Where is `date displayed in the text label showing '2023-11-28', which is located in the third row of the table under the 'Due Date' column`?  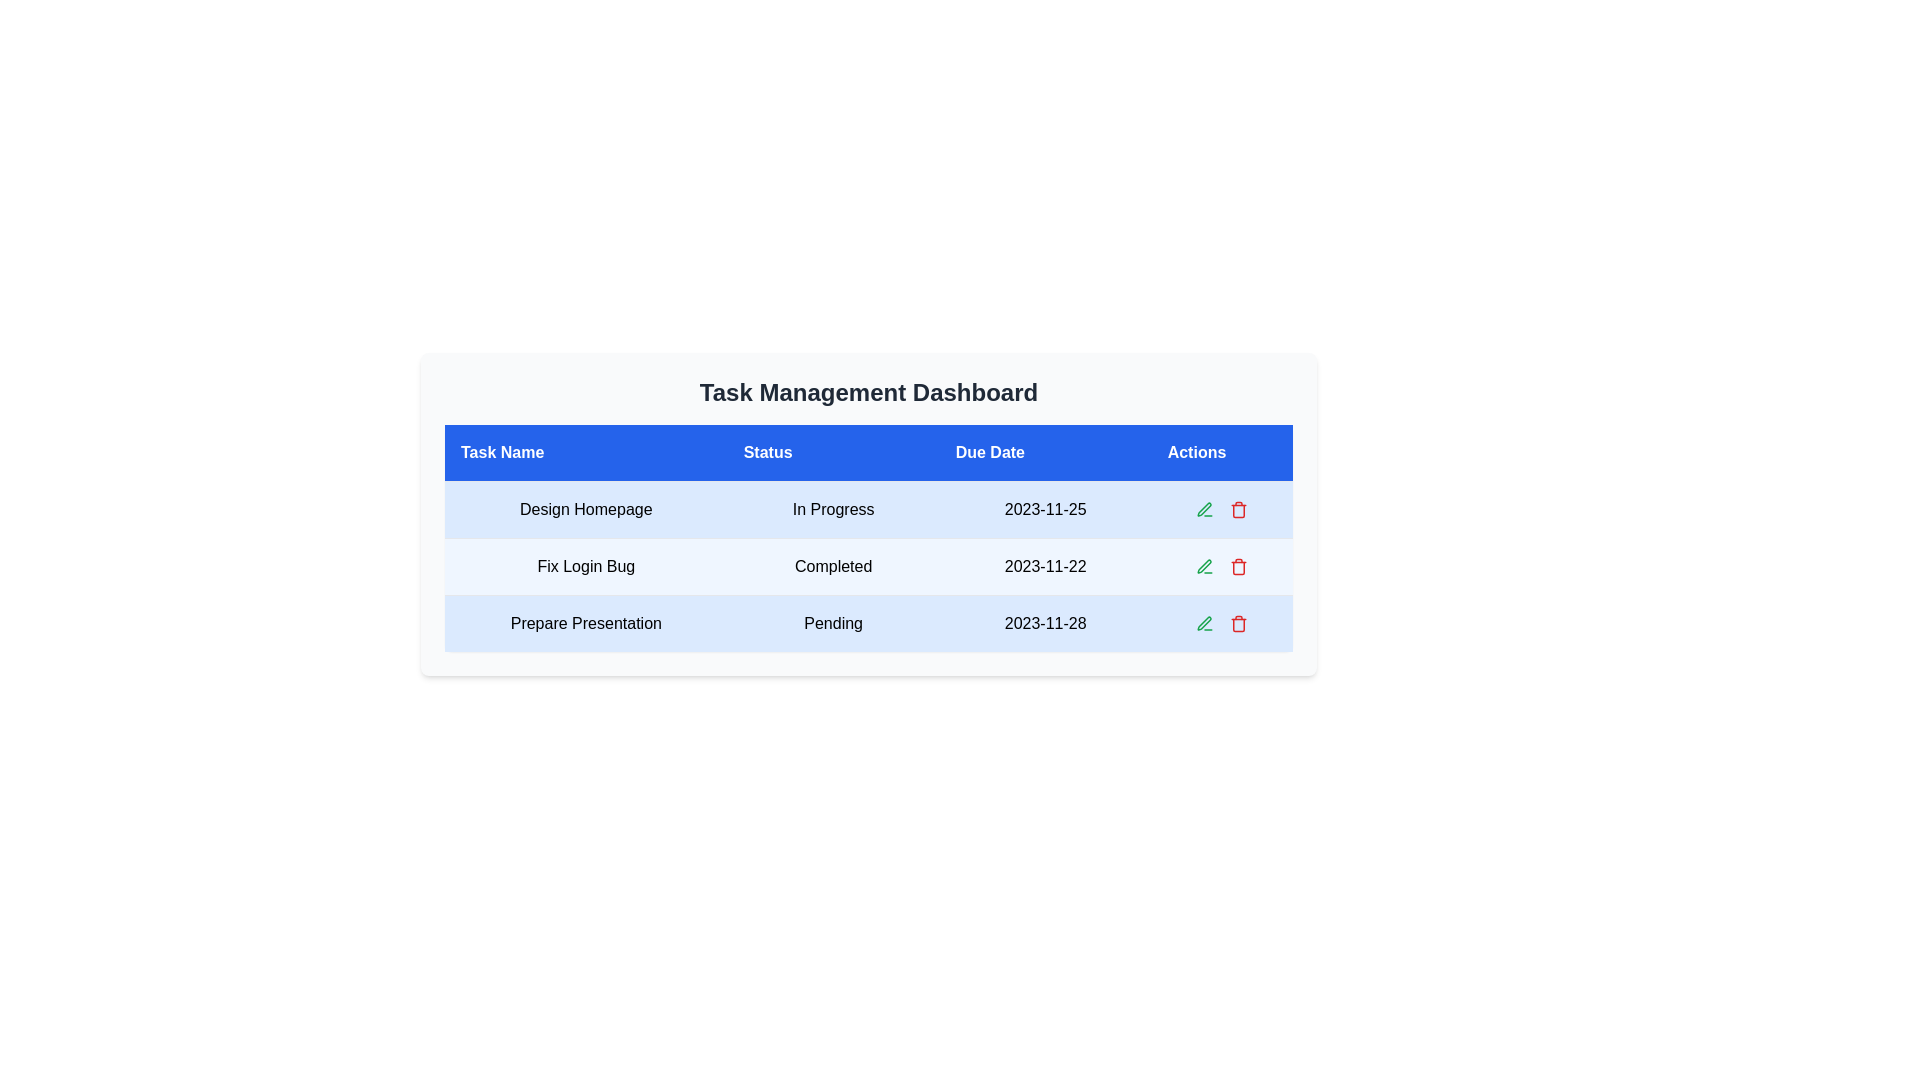
date displayed in the text label showing '2023-11-28', which is located in the third row of the table under the 'Due Date' column is located at coordinates (1044, 622).